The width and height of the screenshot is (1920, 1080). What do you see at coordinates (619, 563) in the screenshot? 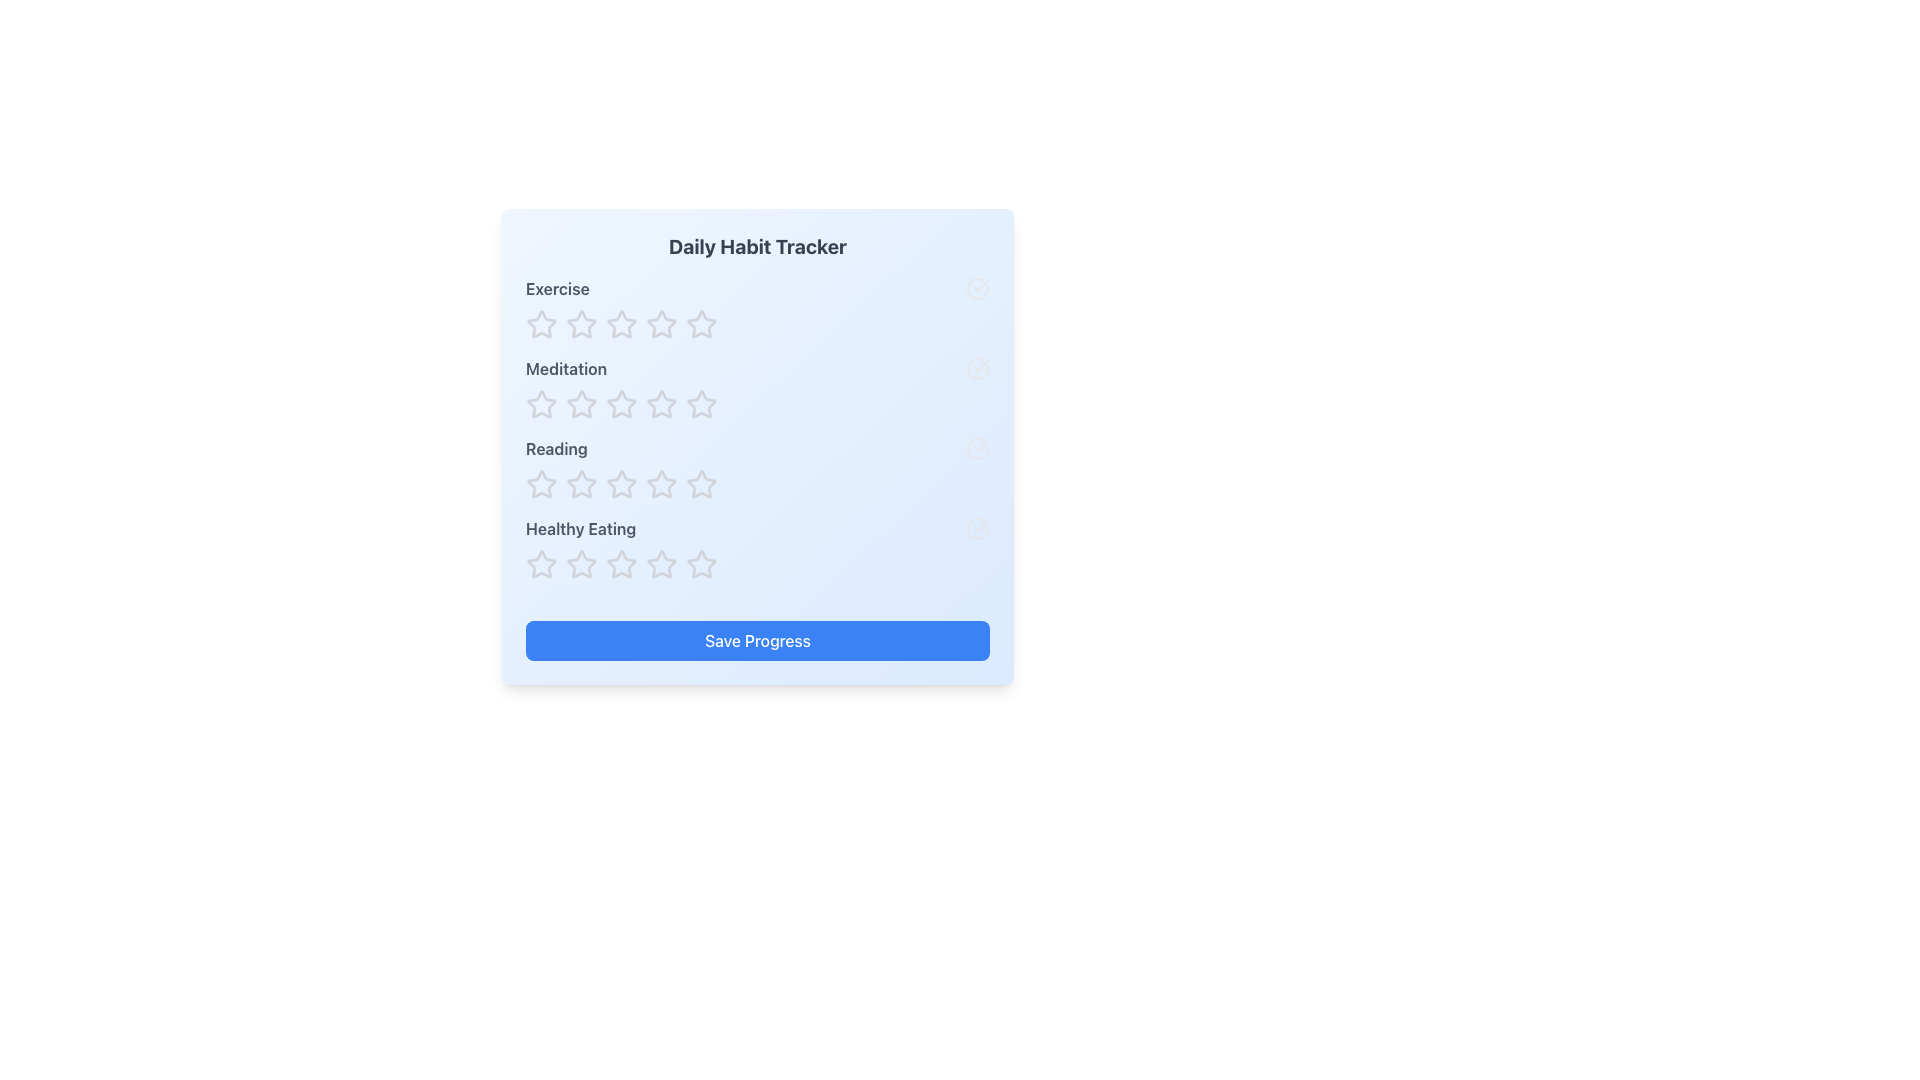
I see `the first star-shaped icon with an outlined border and no inner fill, located under the 'Healthy Eating' label` at bounding box center [619, 563].